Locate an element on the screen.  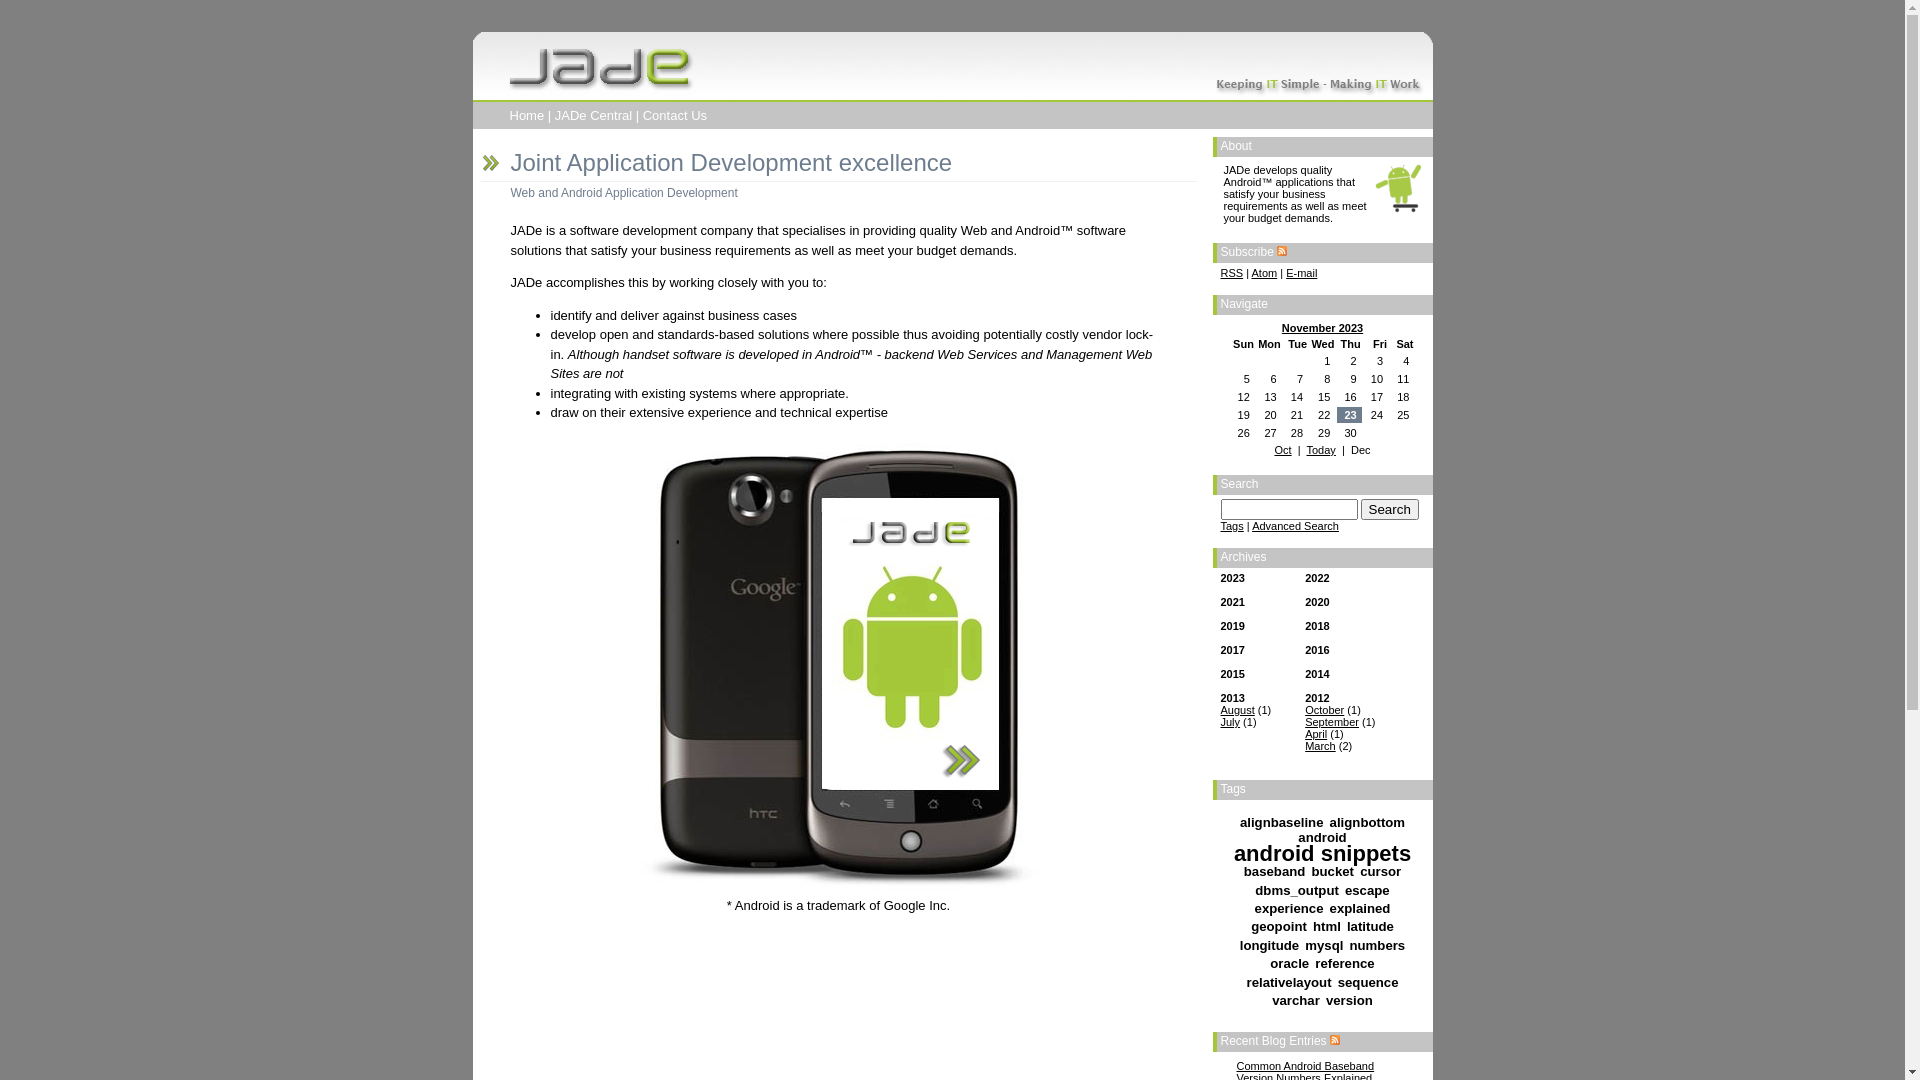
'alignbottom' is located at coordinates (1366, 822).